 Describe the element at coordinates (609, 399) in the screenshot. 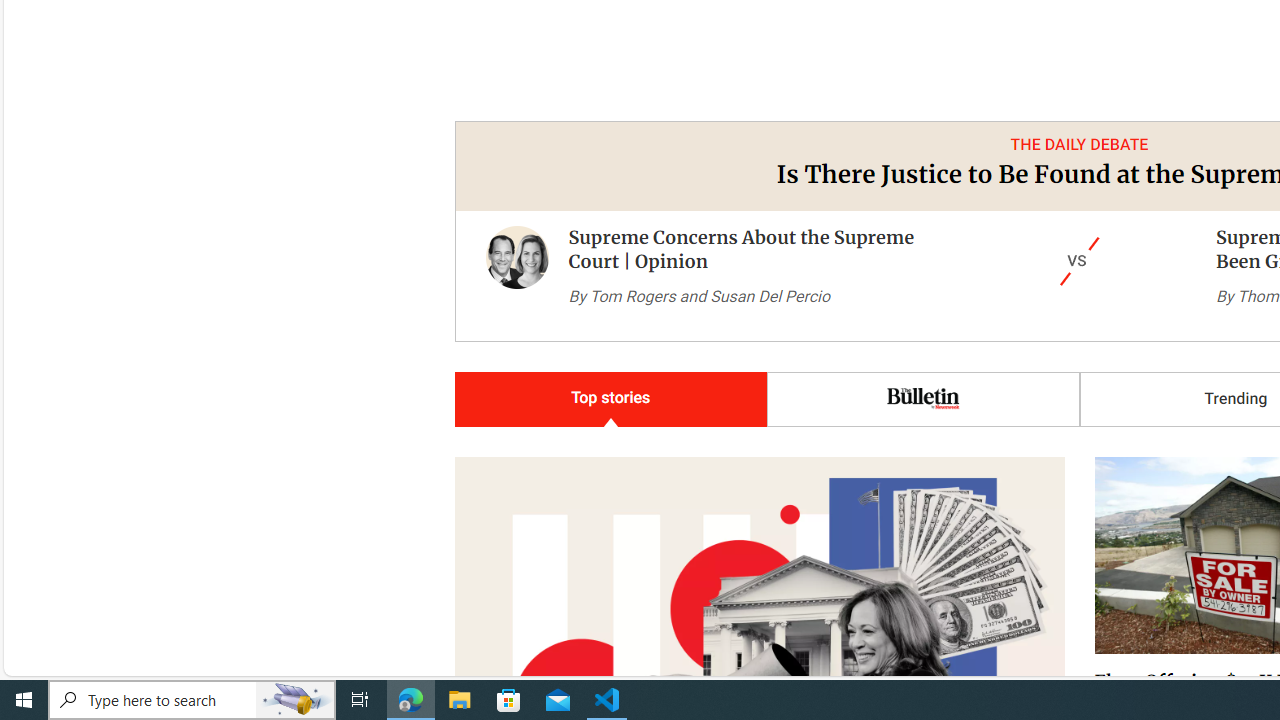

I see `'Top stories'` at that location.